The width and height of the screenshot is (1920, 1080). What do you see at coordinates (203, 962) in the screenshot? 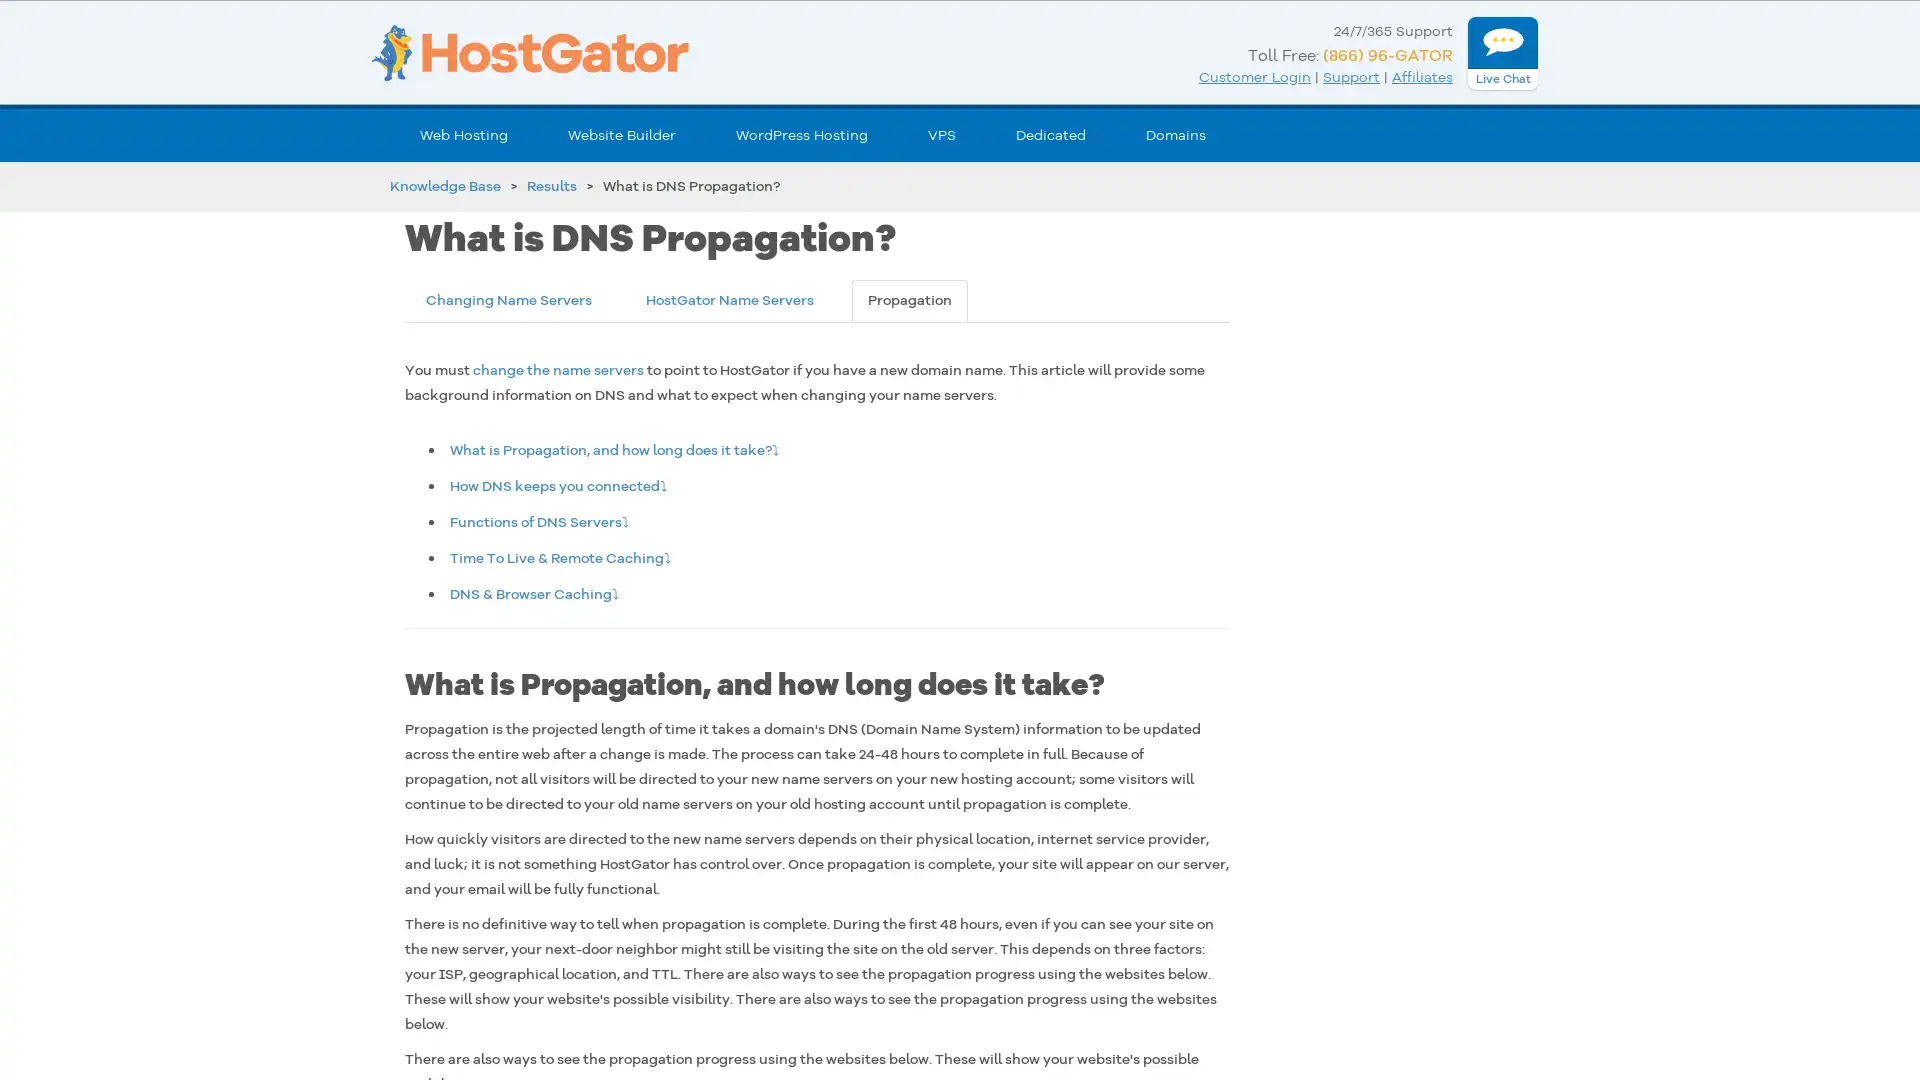
I see `Got It` at bounding box center [203, 962].